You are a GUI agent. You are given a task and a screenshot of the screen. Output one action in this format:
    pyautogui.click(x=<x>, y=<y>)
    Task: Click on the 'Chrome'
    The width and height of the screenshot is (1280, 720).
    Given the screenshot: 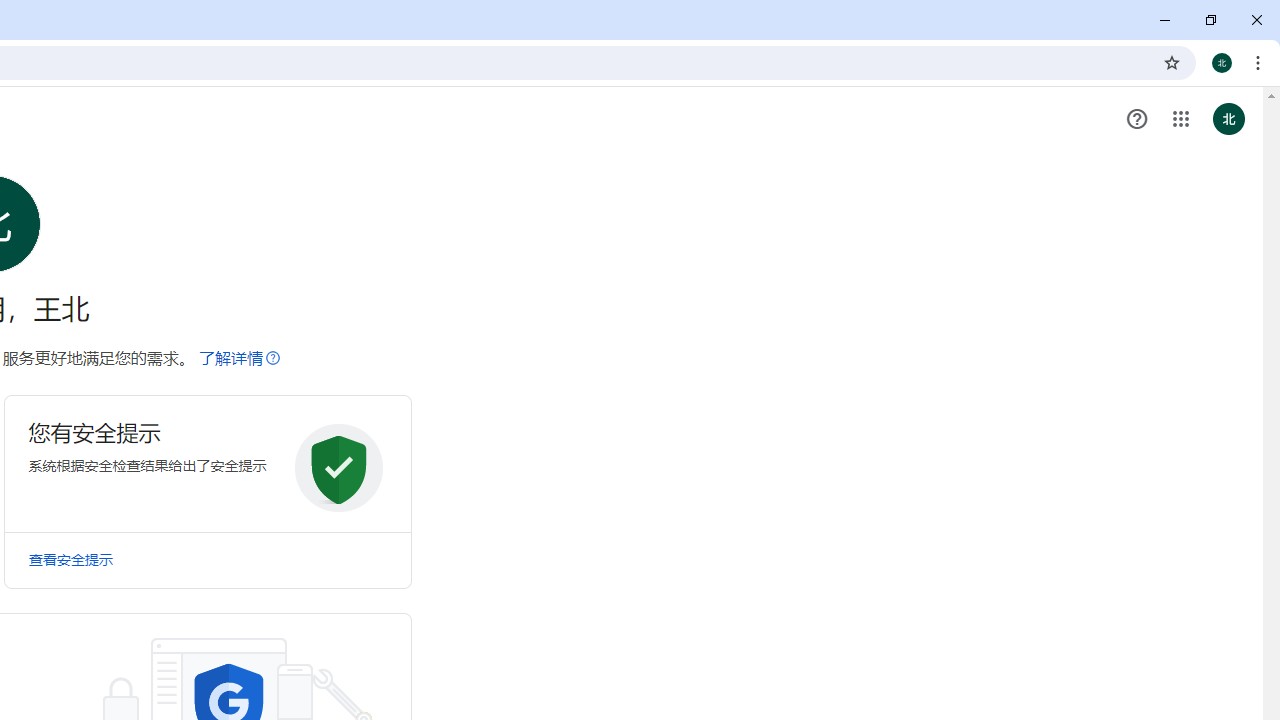 What is the action you would take?
    pyautogui.click(x=1259, y=61)
    